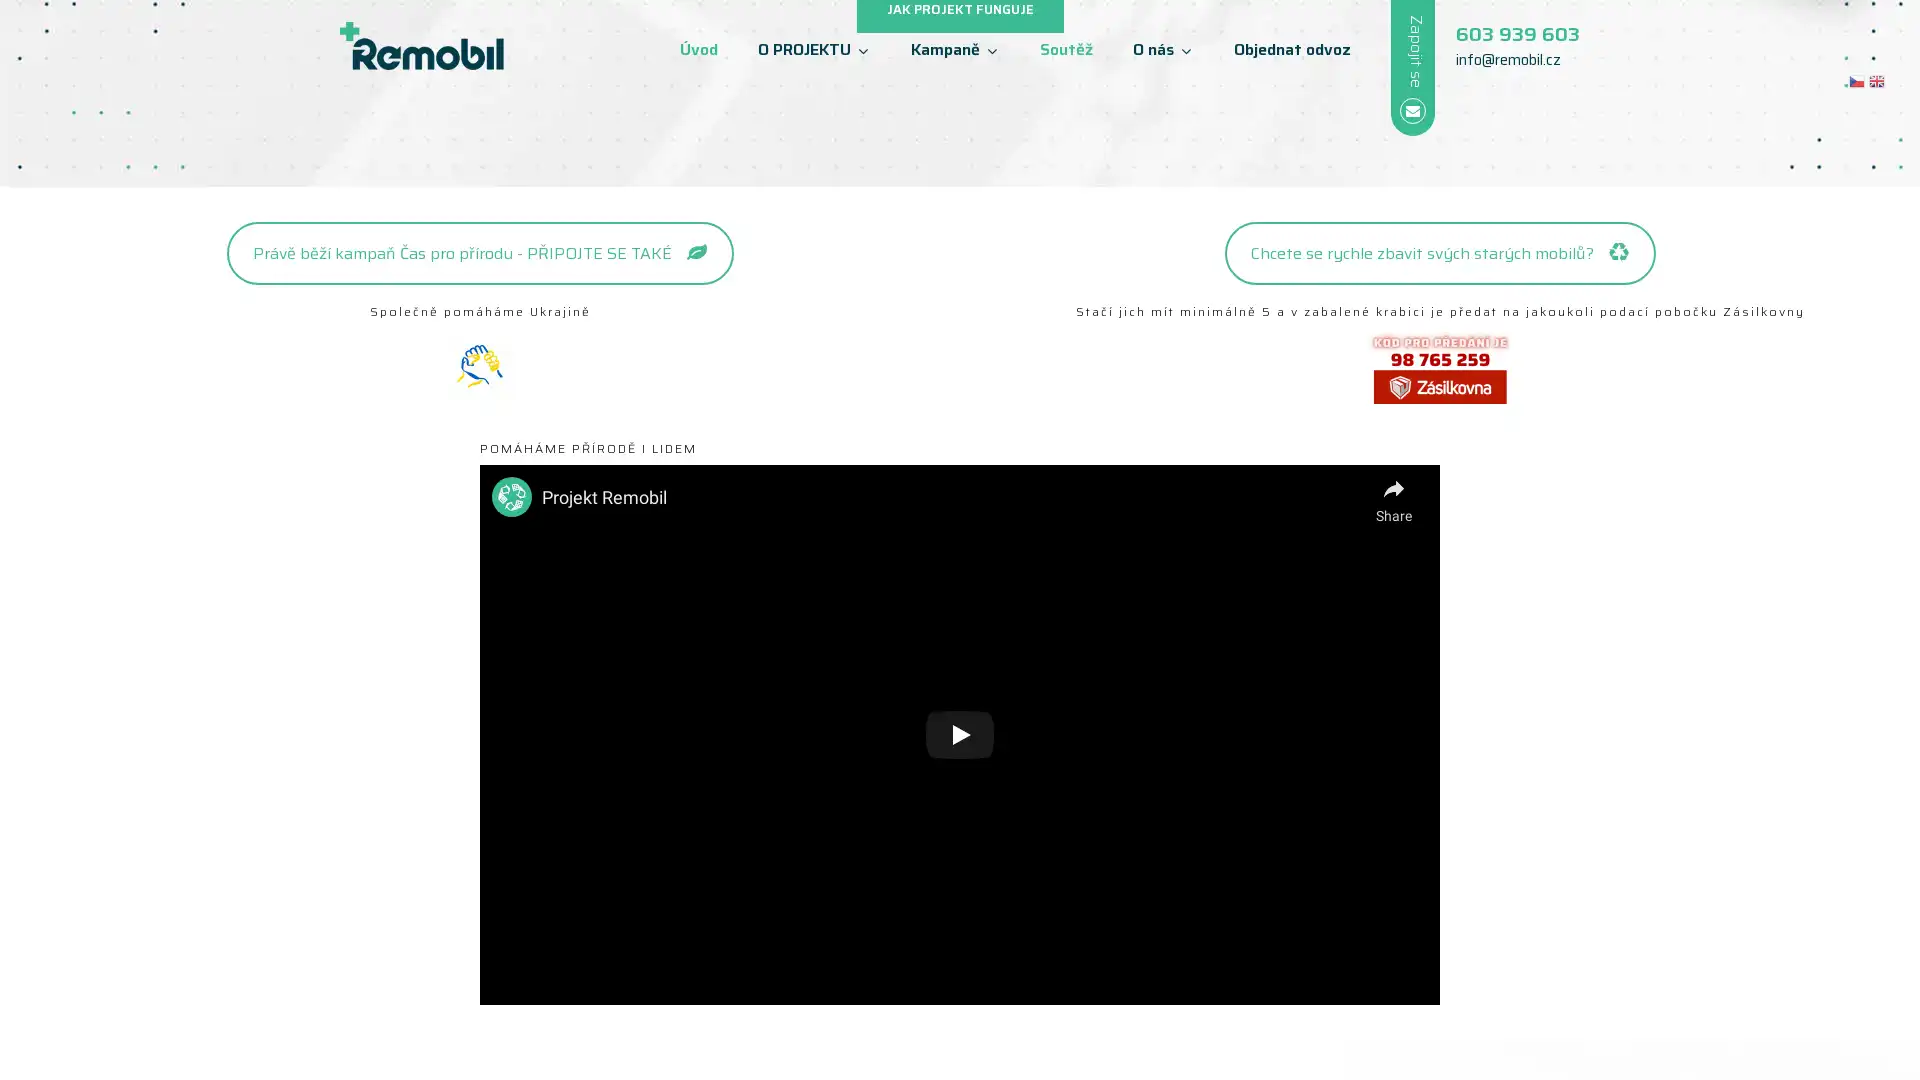  I want to click on next arrow, so click(1867, 323).